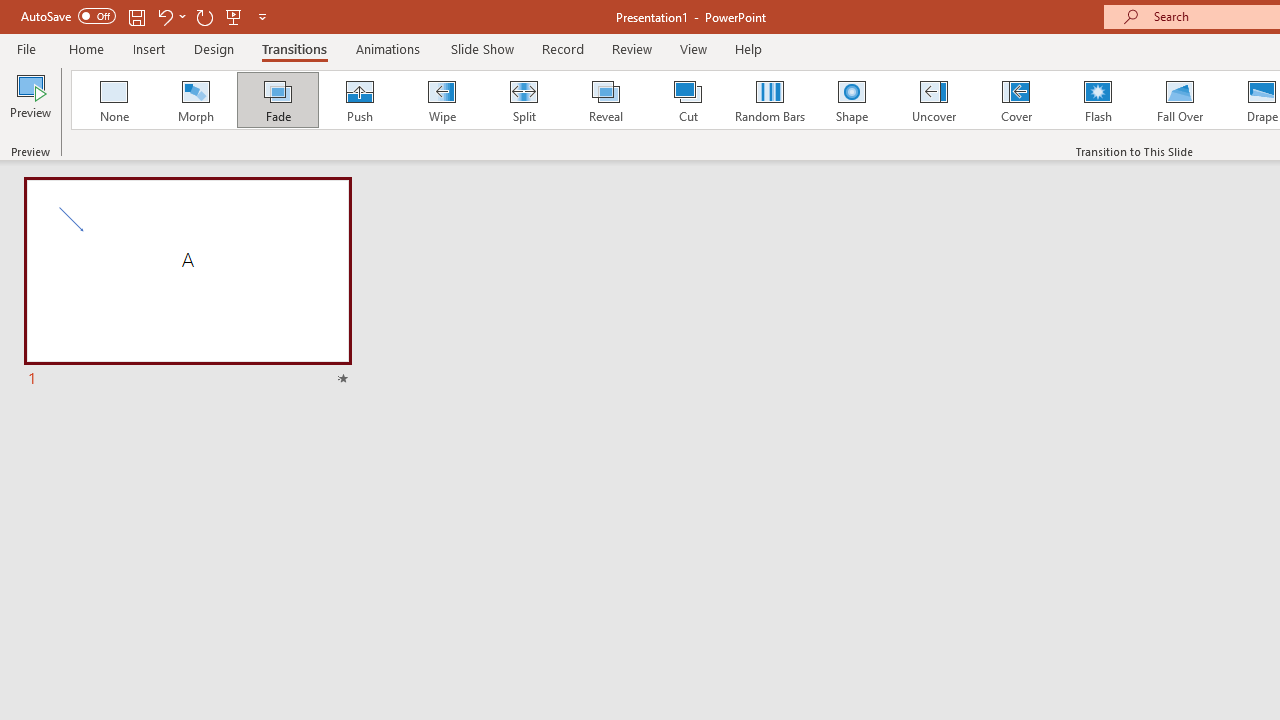 This screenshot has width=1280, height=720. What do you see at coordinates (1180, 100) in the screenshot?
I see `'Fall Over'` at bounding box center [1180, 100].